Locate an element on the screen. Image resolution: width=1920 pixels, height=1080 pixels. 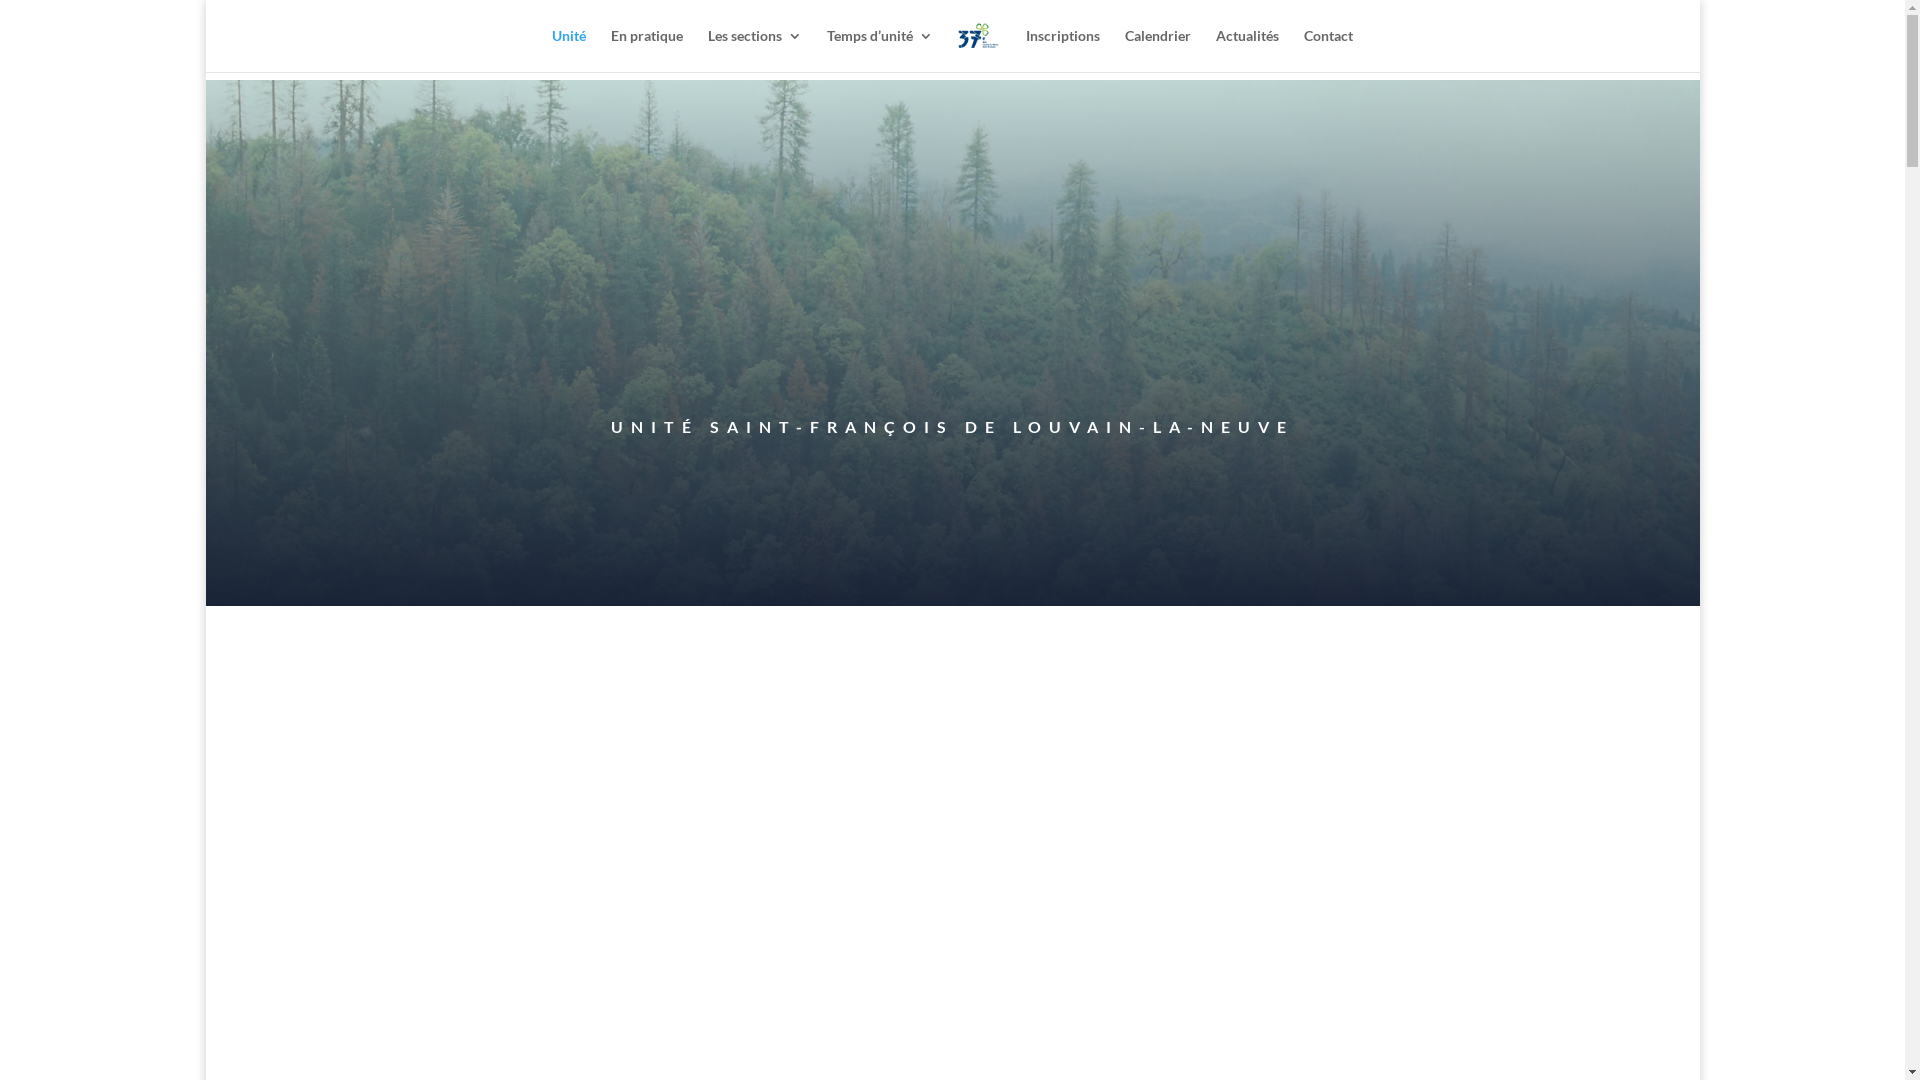
'Les sections' is located at coordinates (753, 49).